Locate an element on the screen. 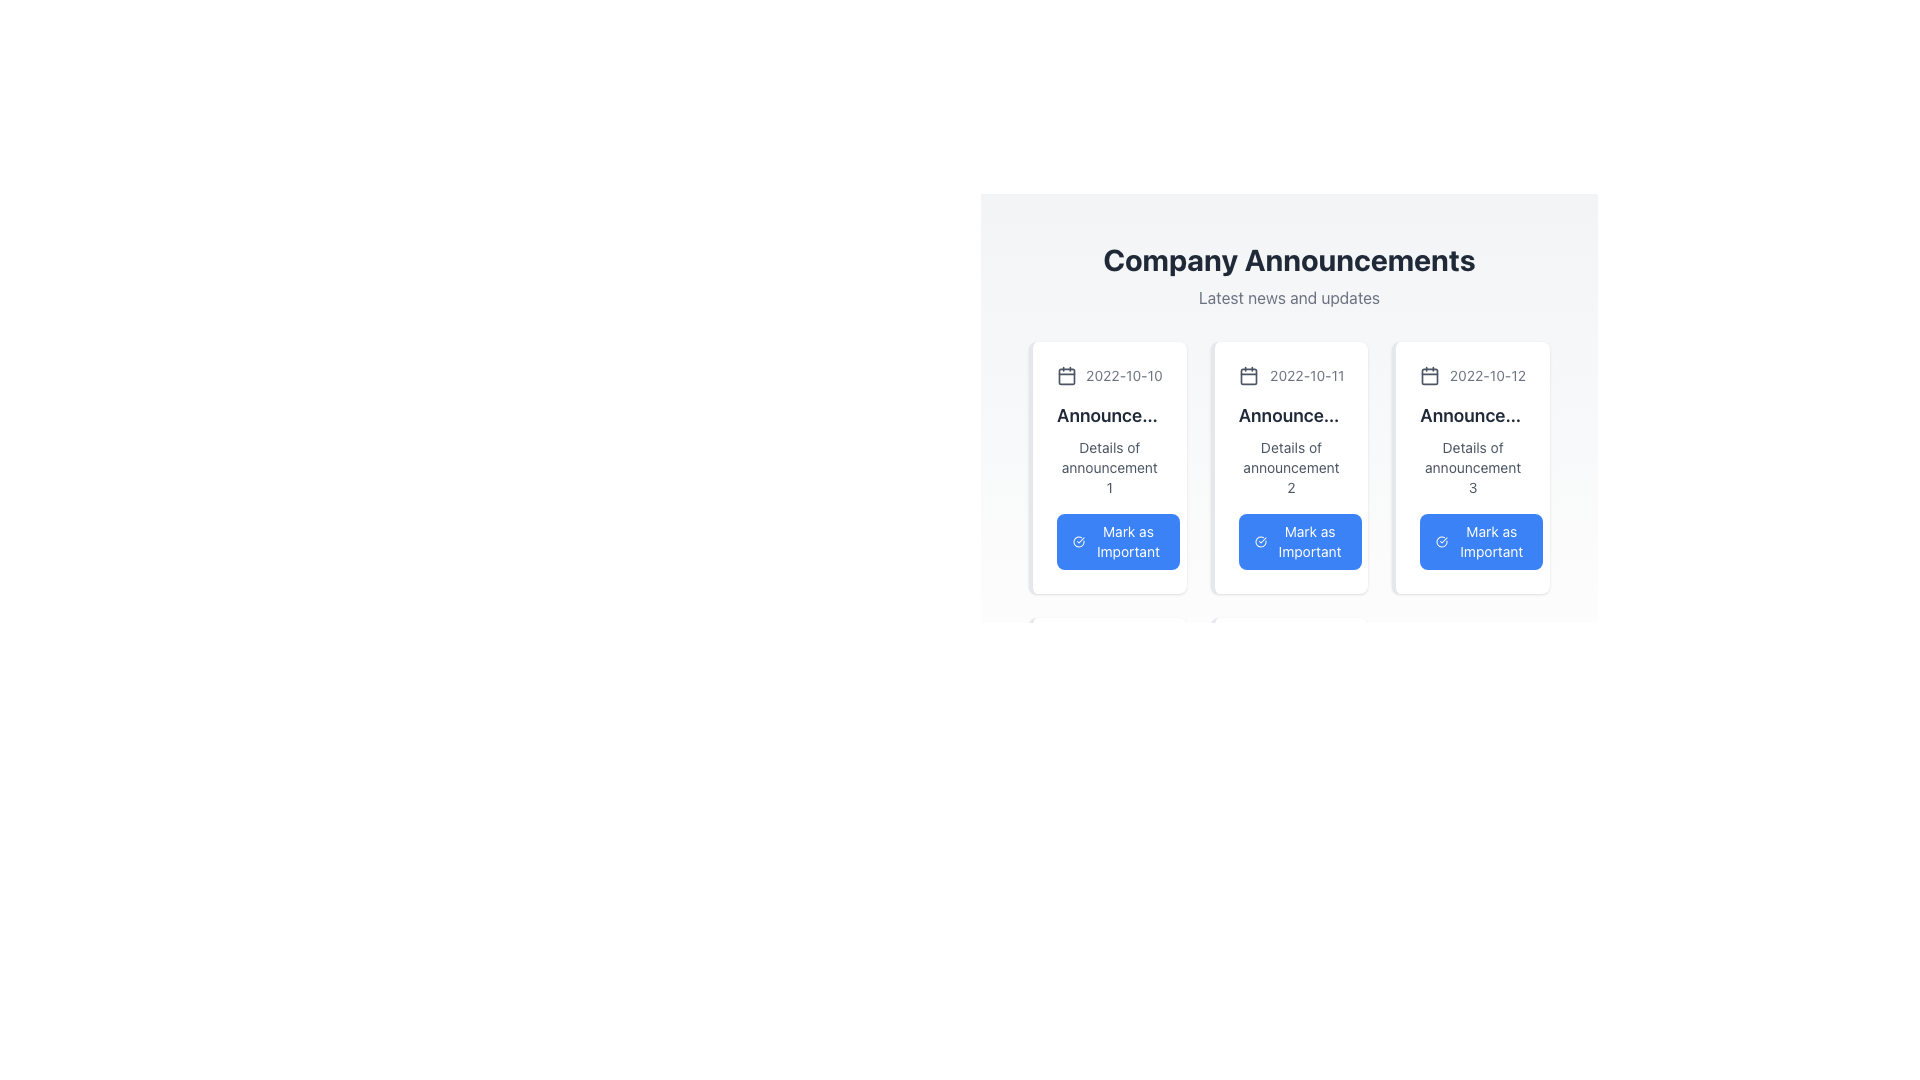 The width and height of the screenshot is (1920, 1080). the 'Mark as Important' button which contains the SVG icon indicating the action of marking an item as important is located at coordinates (1078, 542).